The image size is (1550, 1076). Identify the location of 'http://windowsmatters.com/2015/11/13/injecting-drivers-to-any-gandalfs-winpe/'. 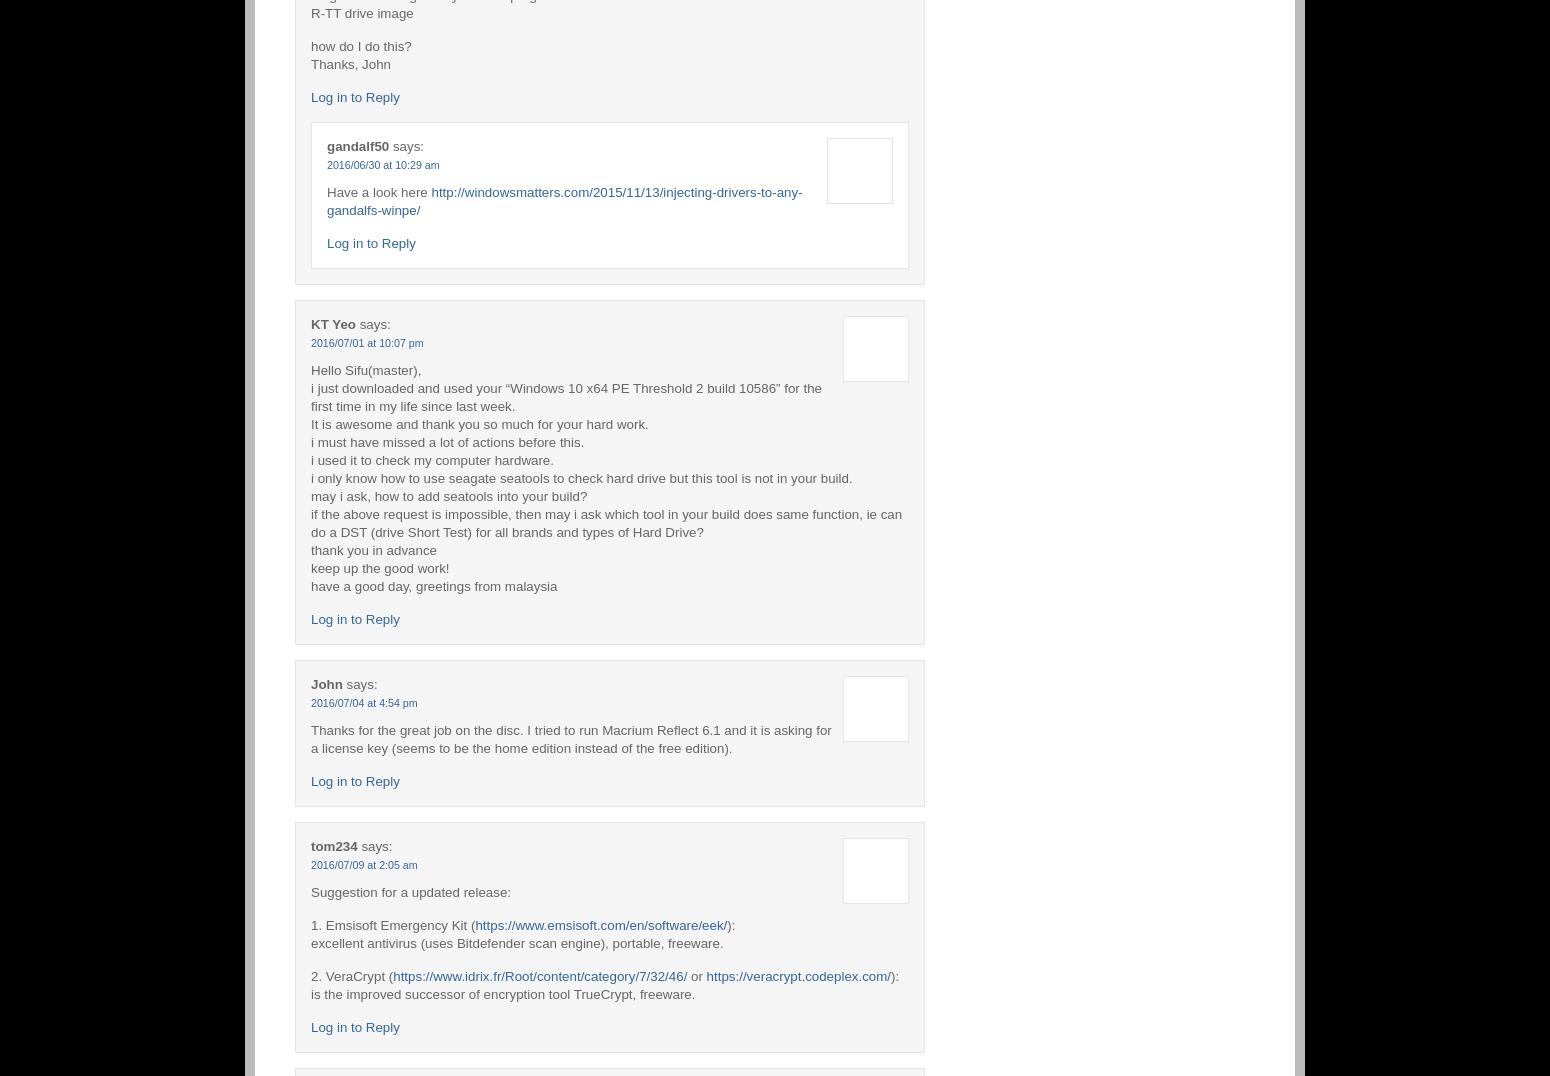
(564, 199).